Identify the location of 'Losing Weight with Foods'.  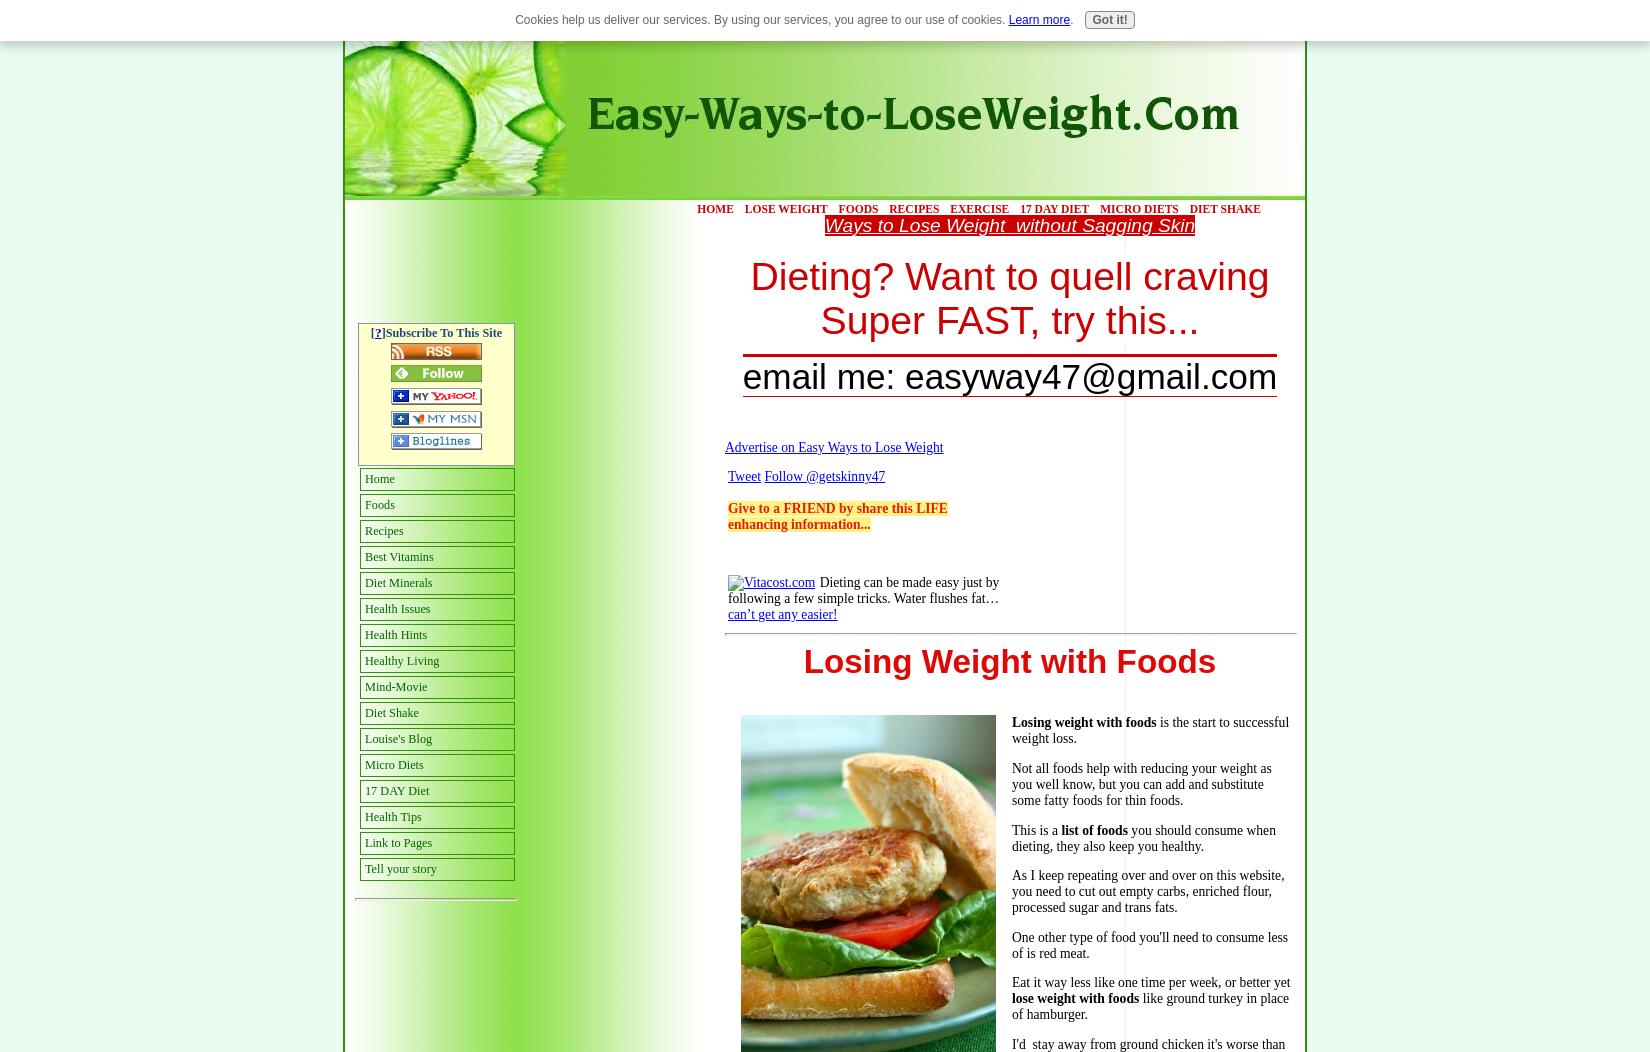
(1009, 659).